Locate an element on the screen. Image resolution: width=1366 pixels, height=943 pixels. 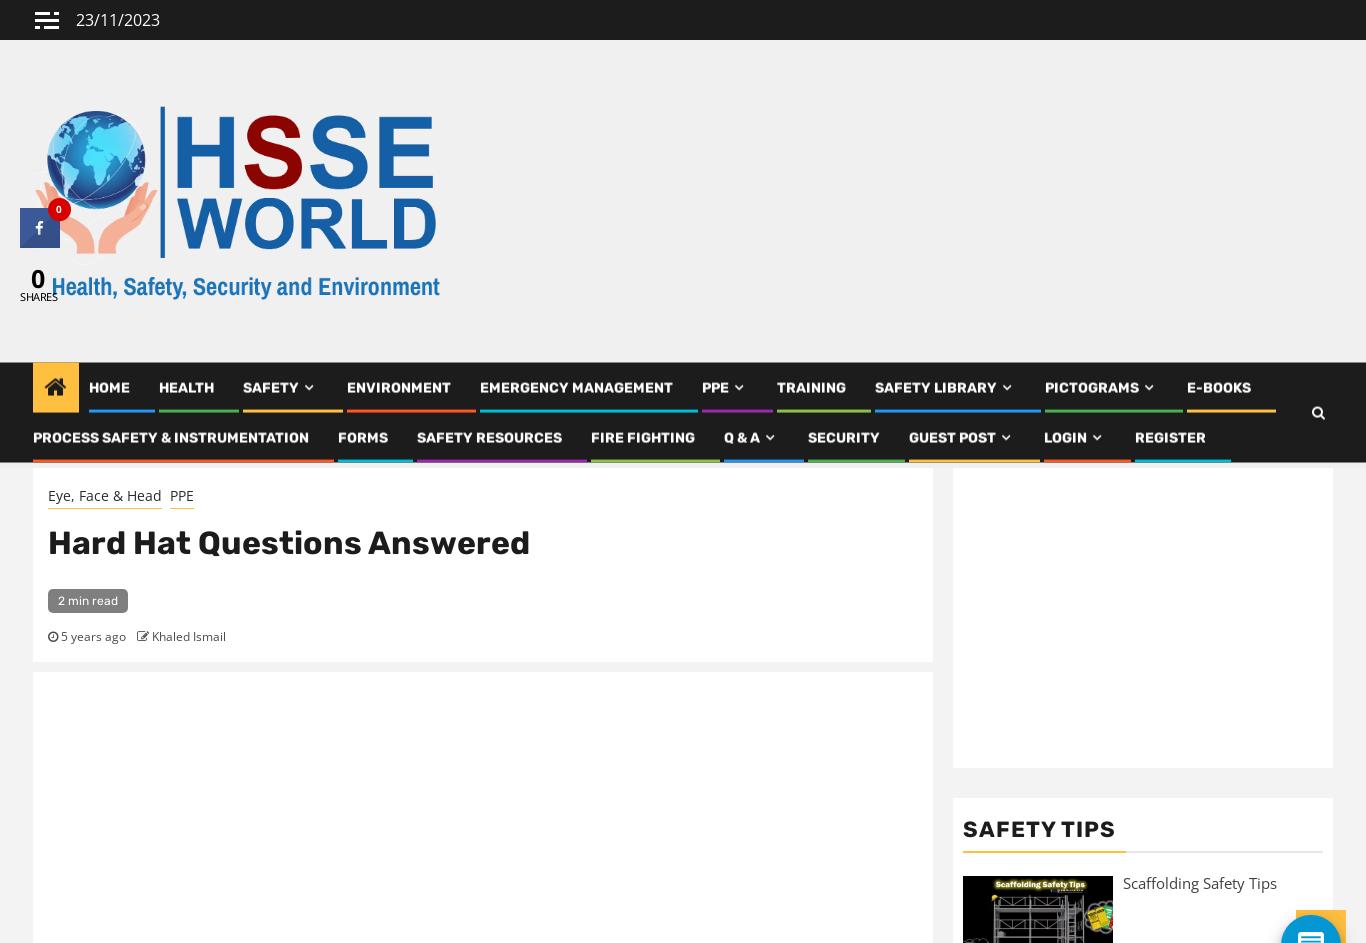
'safety Library' is located at coordinates (874, 394).